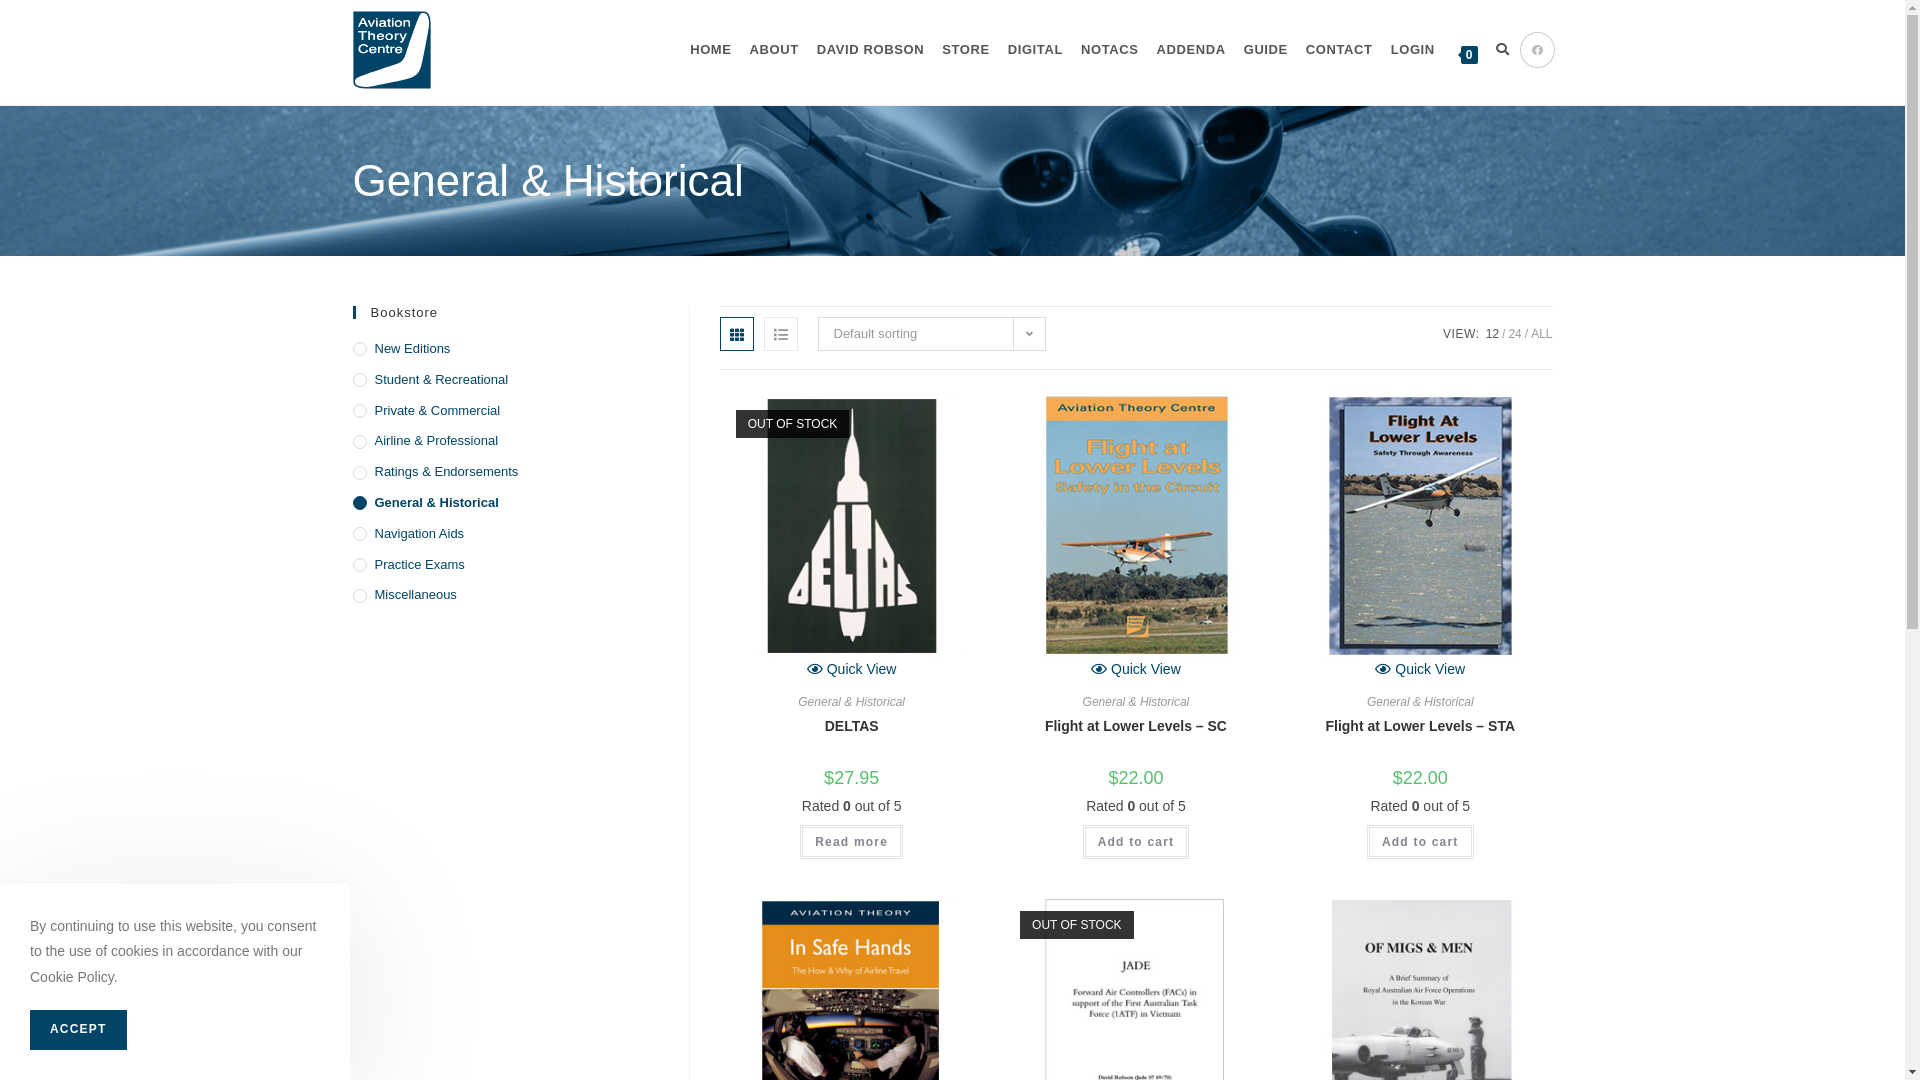  What do you see at coordinates (870, 49) in the screenshot?
I see `'DAVID ROBSON'` at bounding box center [870, 49].